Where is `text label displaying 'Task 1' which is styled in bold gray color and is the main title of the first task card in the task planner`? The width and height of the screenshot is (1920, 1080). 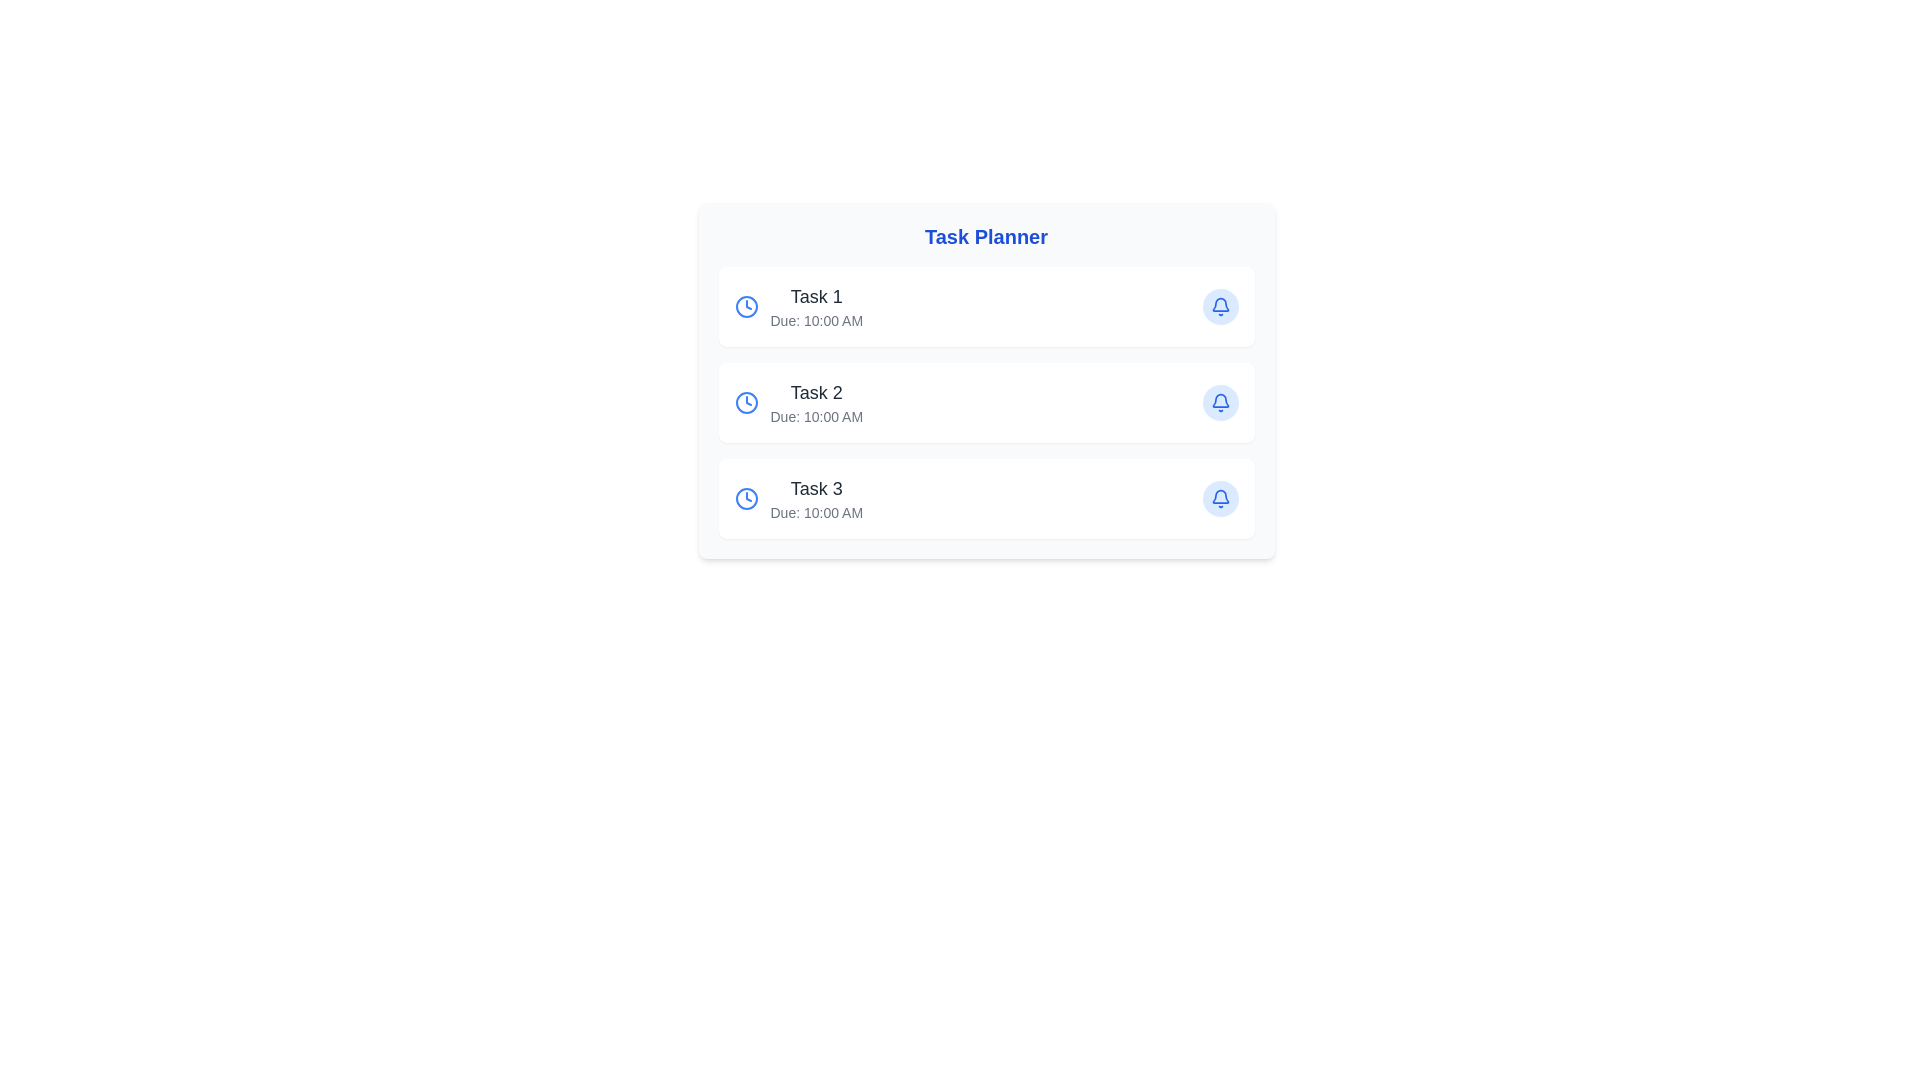 text label displaying 'Task 1' which is styled in bold gray color and is the main title of the first task card in the task planner is located at coordinates (816, 297).